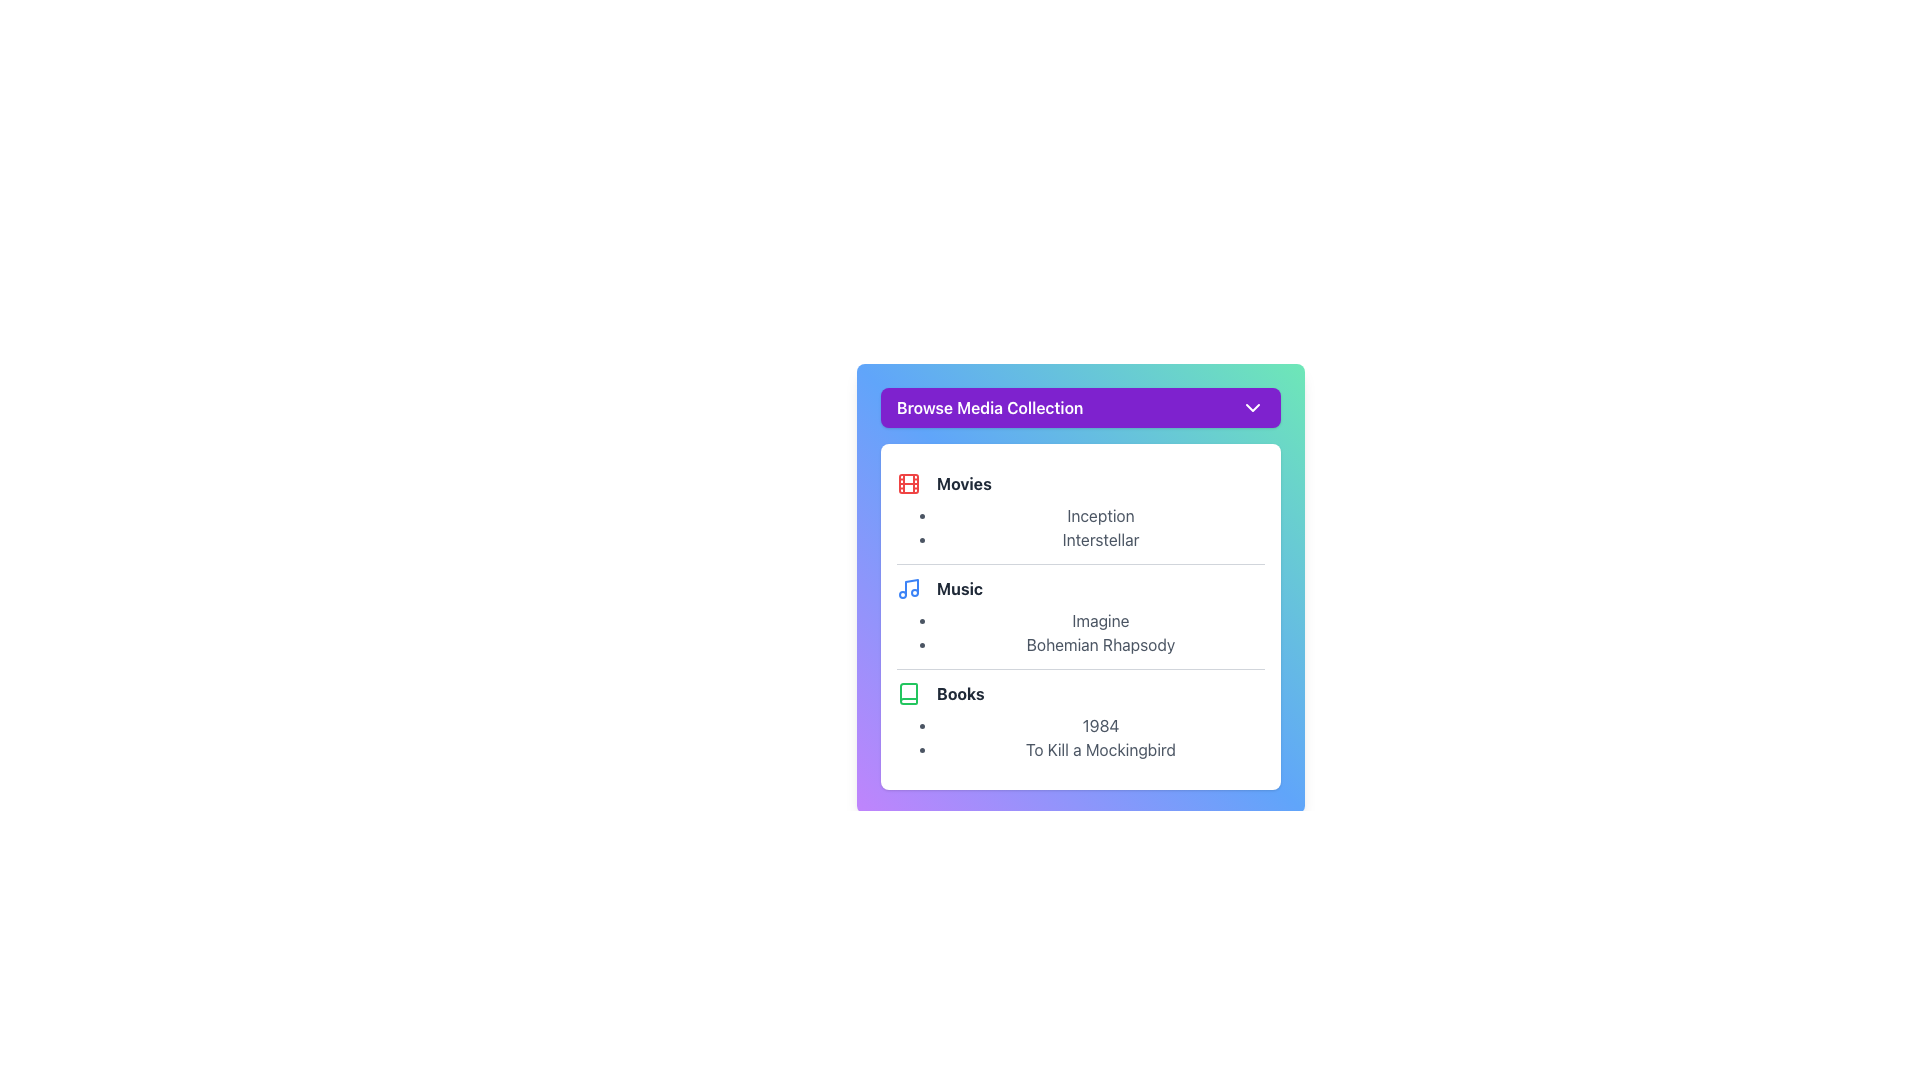  Describe the element at coordinates (1099, 725) in the screenshot. I see `the static text displaying '1984' which is the first item in the bulleted list under the 'Books' section` at that location.